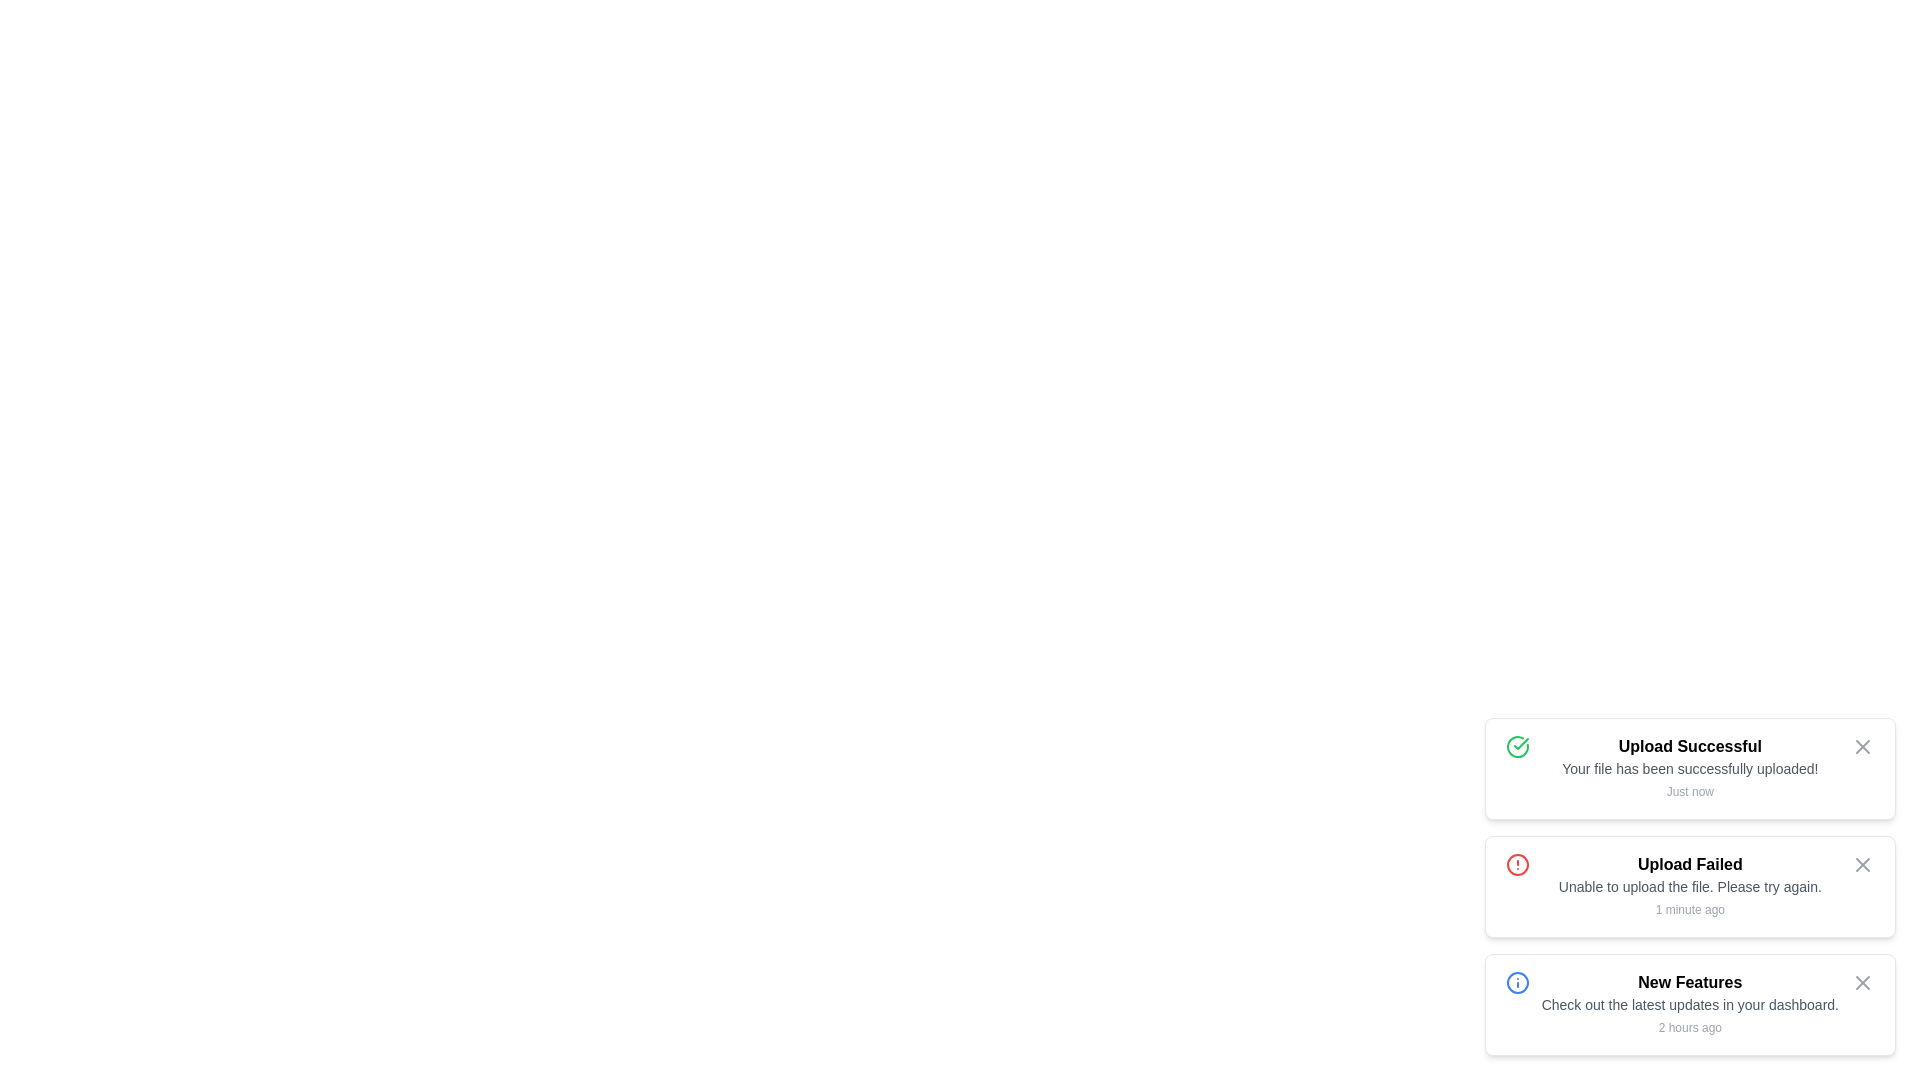  Describe the element at coordinates (1689, 767) in the screenshot. I see `the notification with title Upload Successful` at that location.